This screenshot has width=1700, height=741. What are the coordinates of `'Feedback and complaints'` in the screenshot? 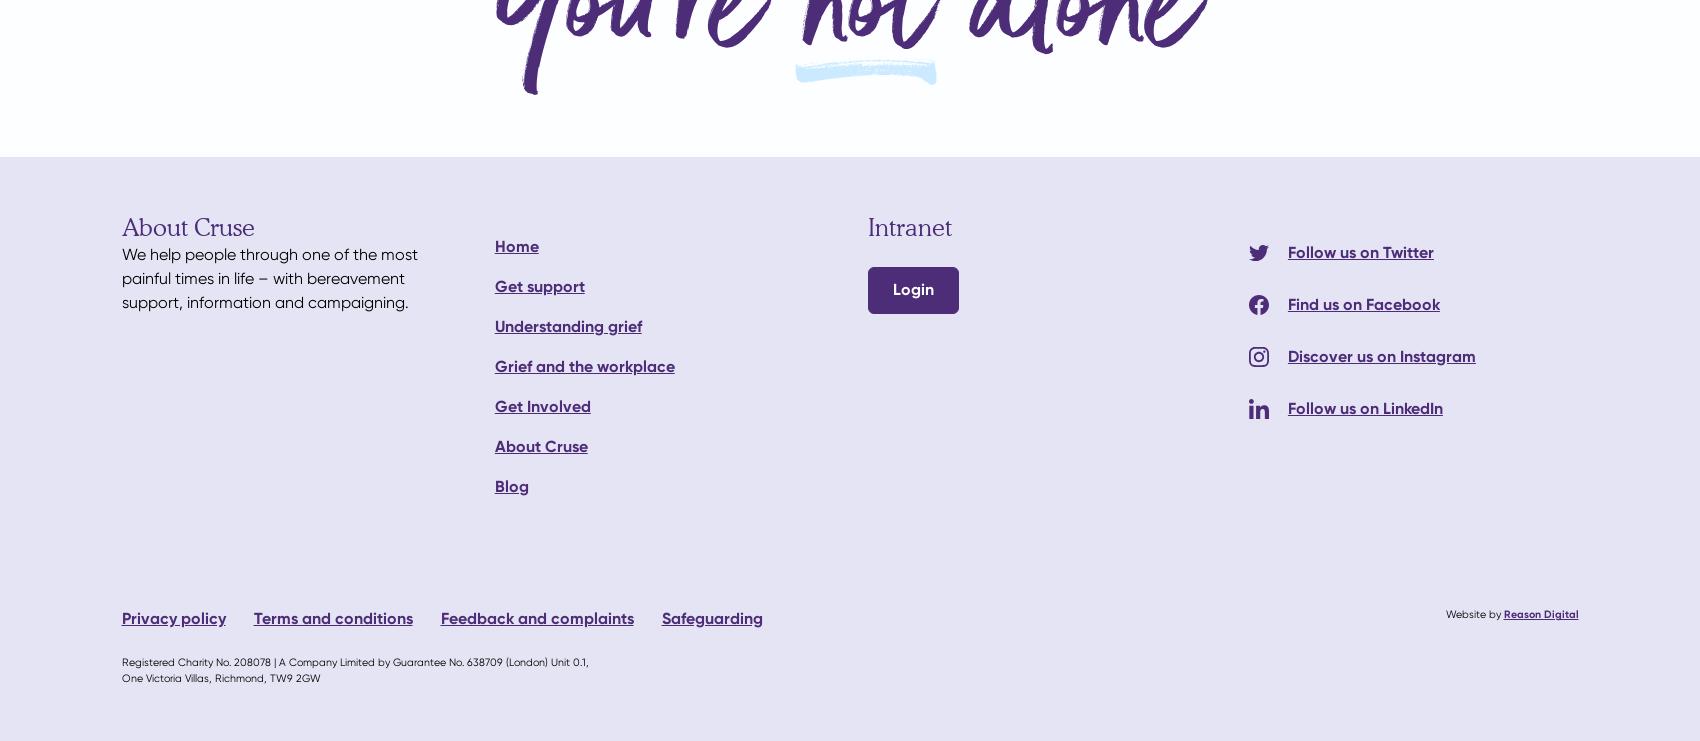 It's located at (439, 618).